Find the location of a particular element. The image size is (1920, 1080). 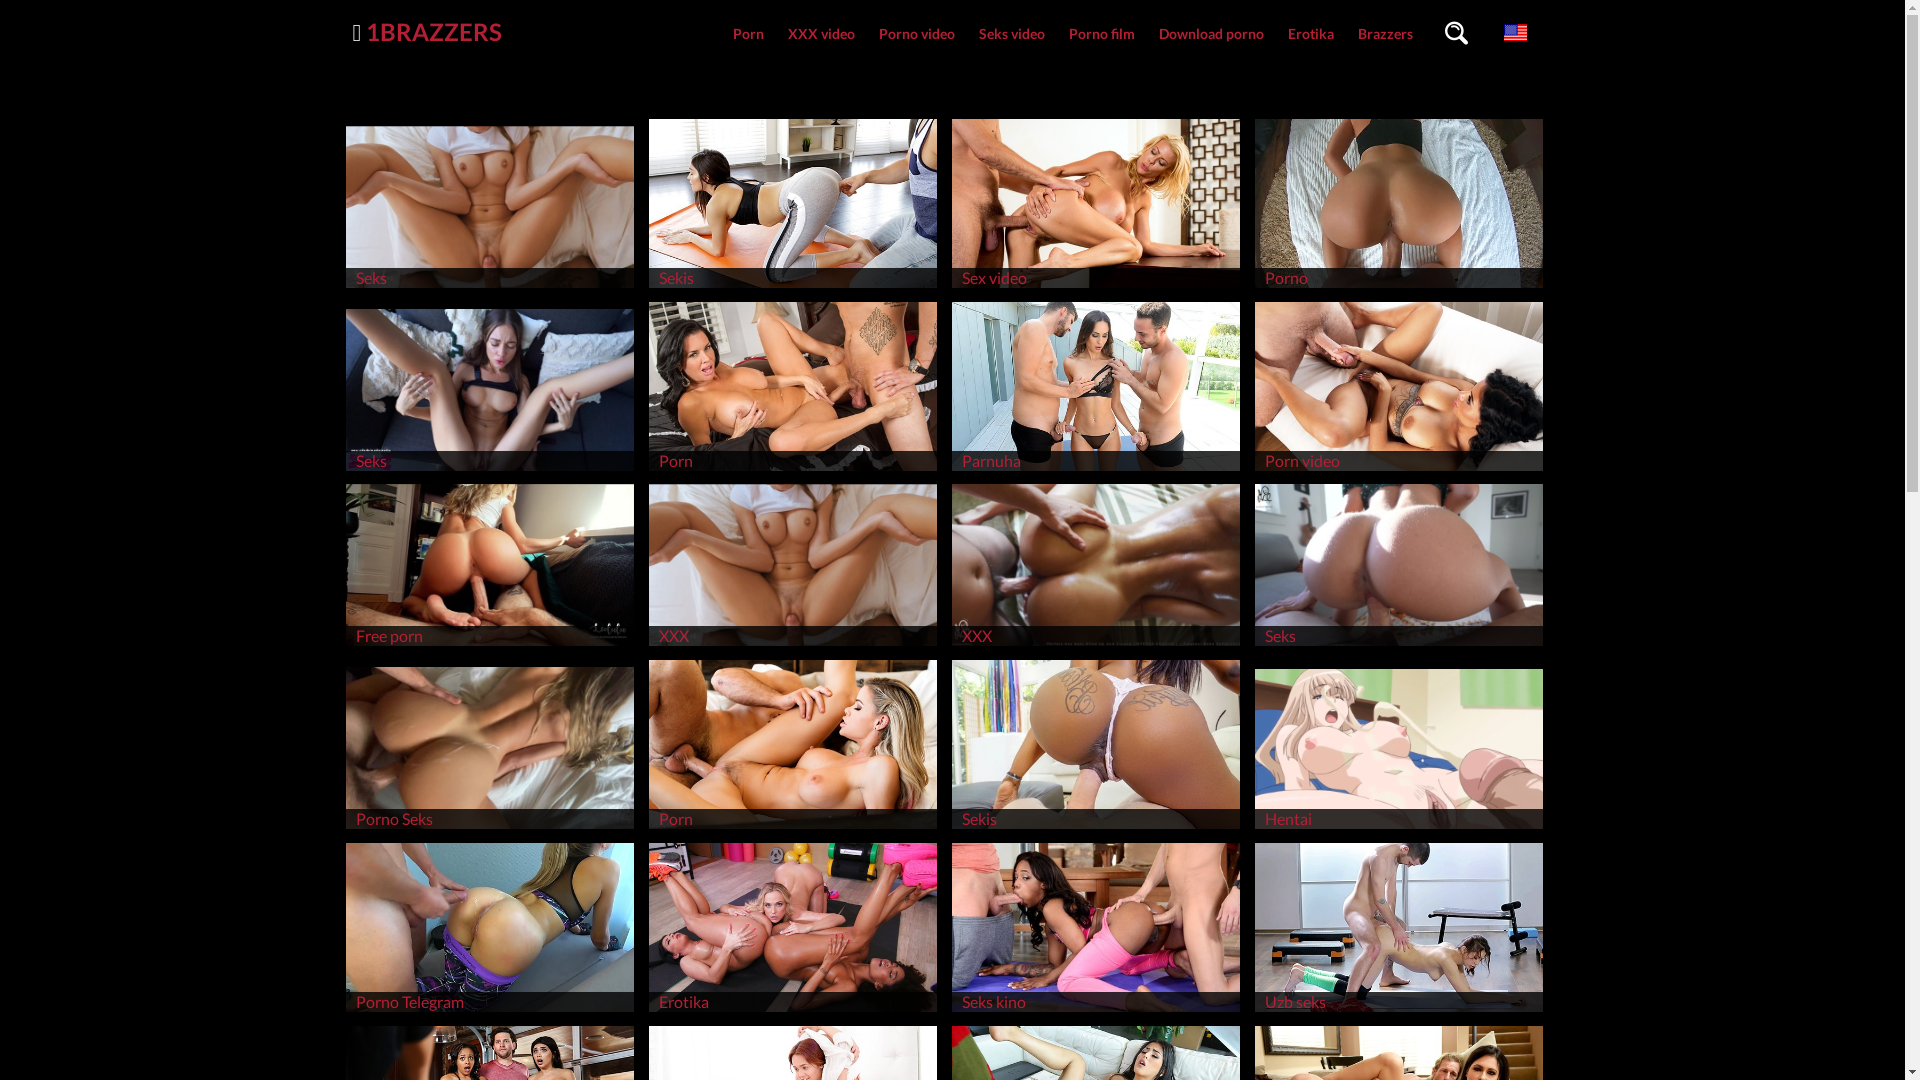

'Download porno' is located at coordinates (1209, 34).